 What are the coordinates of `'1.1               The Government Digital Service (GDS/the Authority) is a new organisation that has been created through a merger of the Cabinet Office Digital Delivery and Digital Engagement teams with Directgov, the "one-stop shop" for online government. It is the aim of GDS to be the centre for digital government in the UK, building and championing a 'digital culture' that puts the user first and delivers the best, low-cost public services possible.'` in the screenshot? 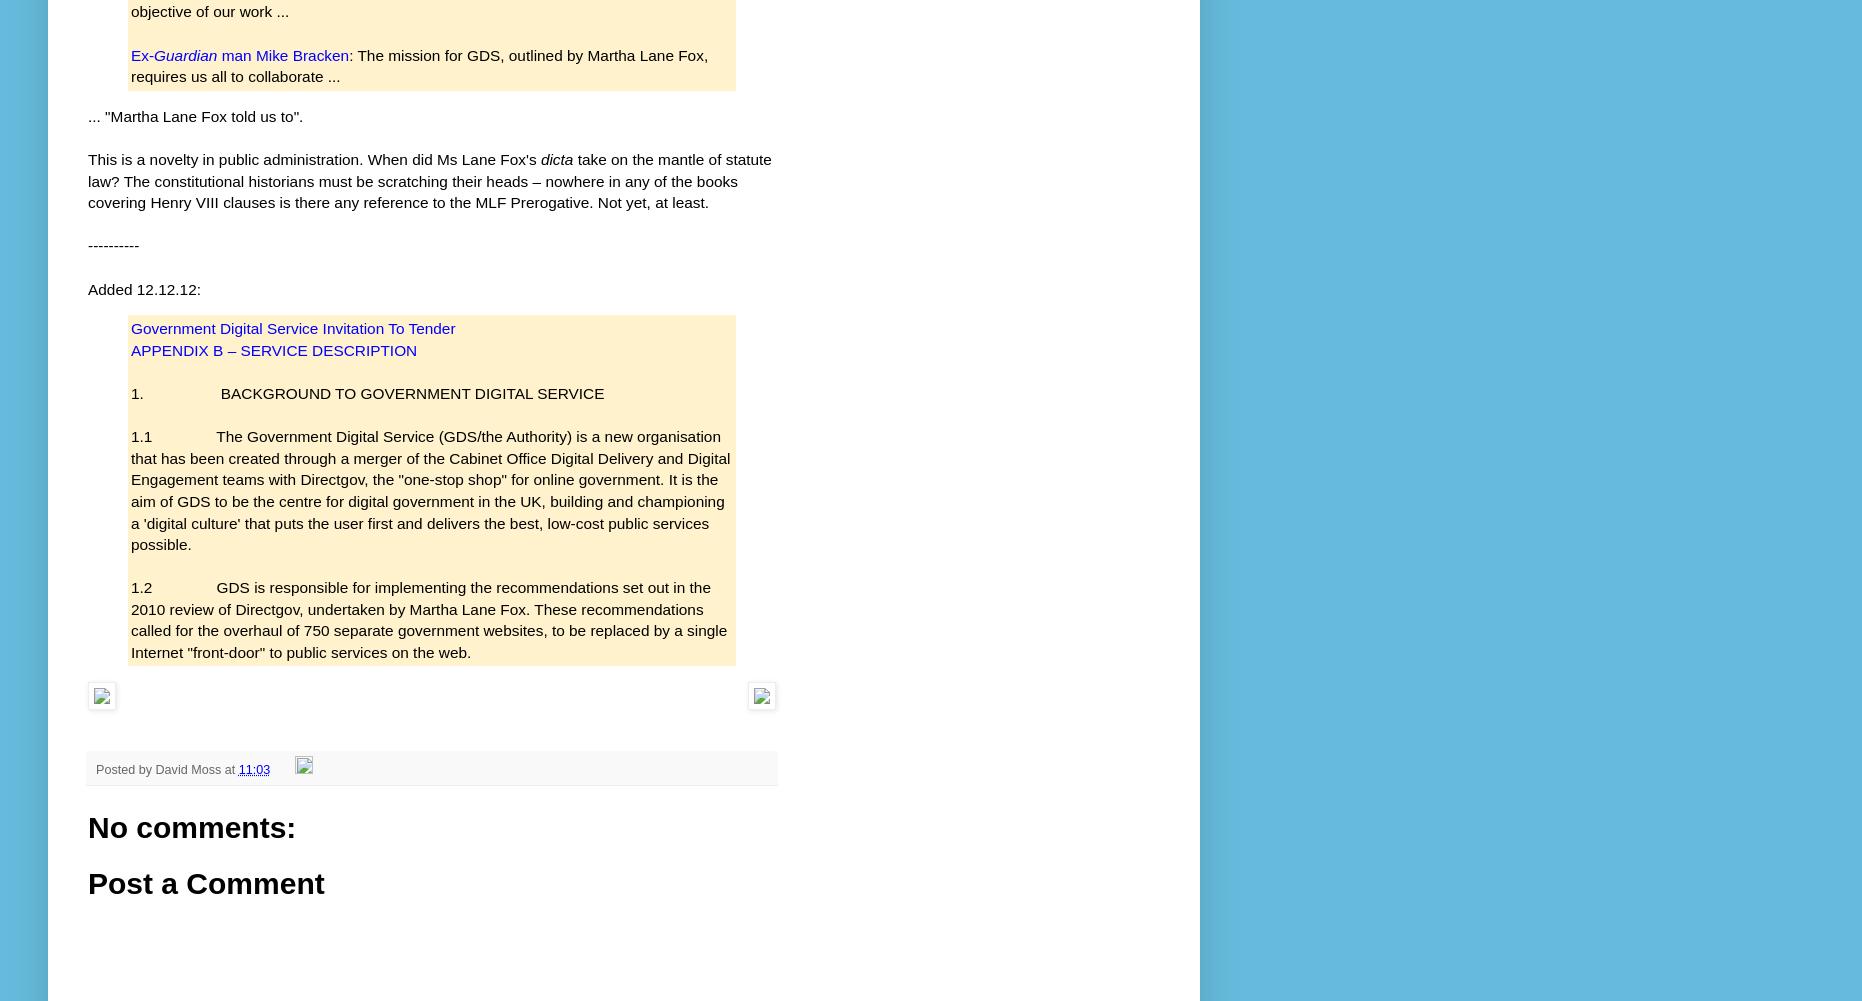 It's located at (429, 490).